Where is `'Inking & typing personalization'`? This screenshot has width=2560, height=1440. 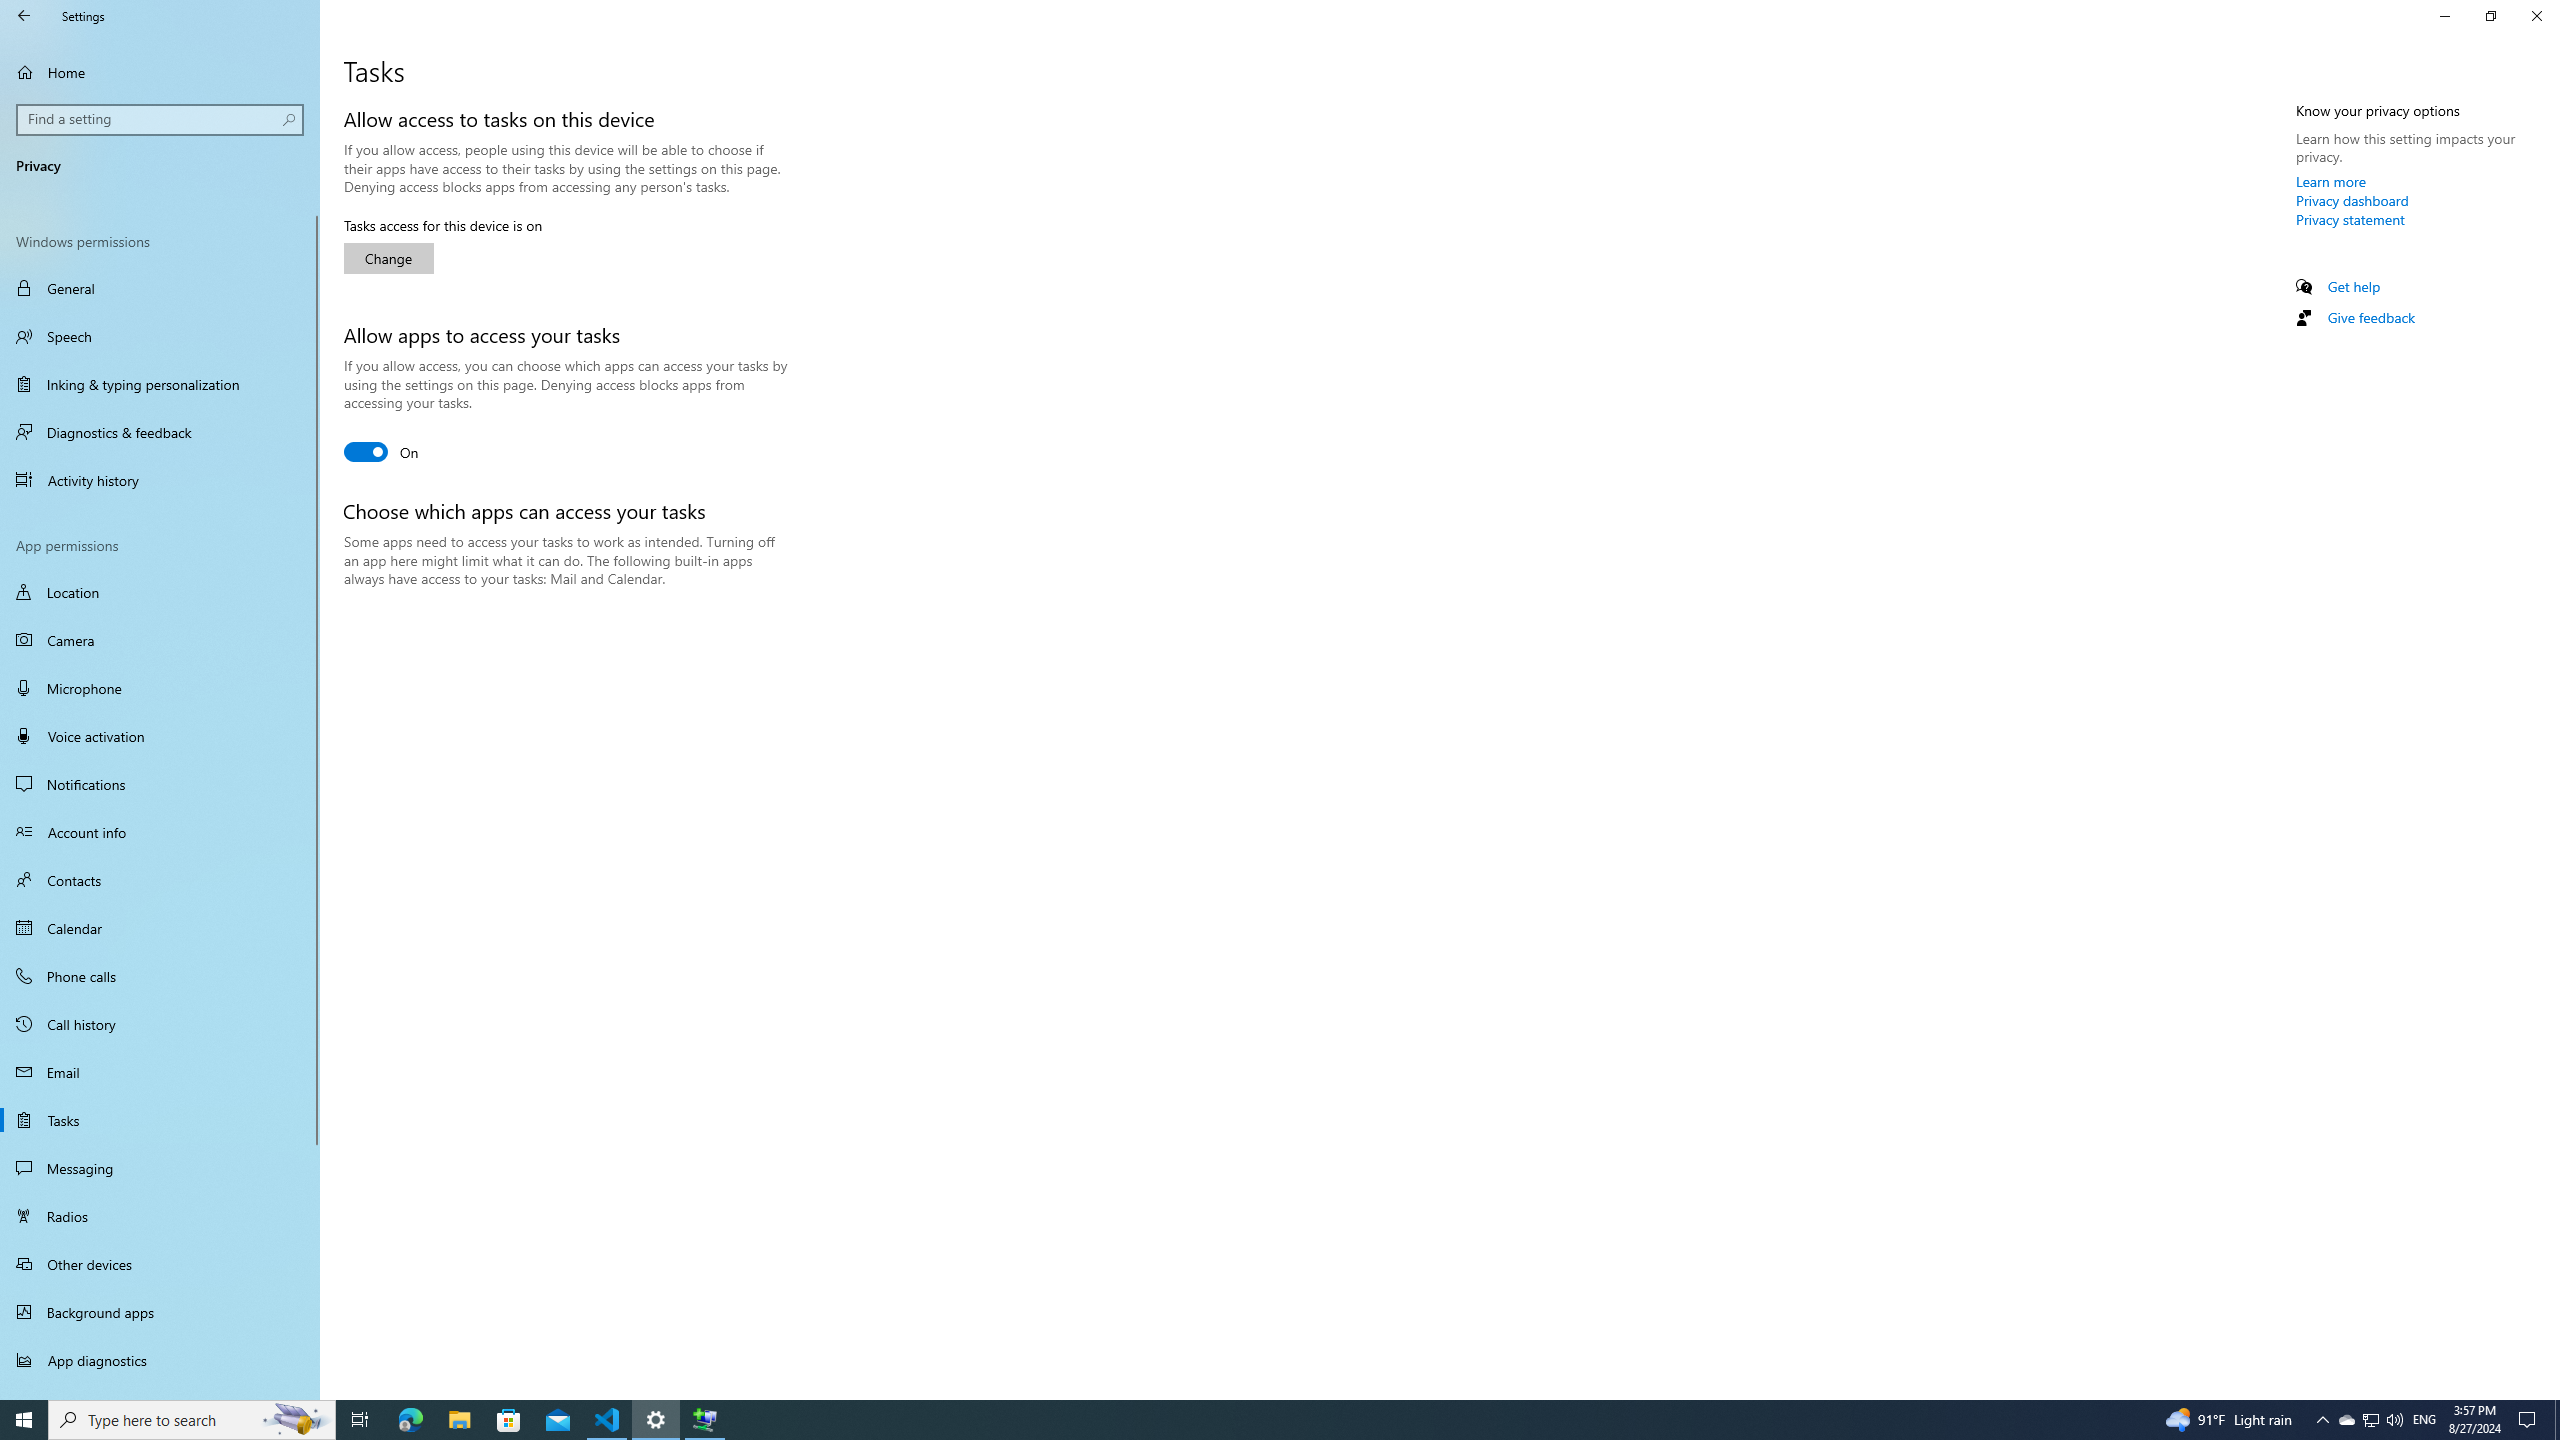 'Inking & typing personalization' is located at coordinates (159, 382).